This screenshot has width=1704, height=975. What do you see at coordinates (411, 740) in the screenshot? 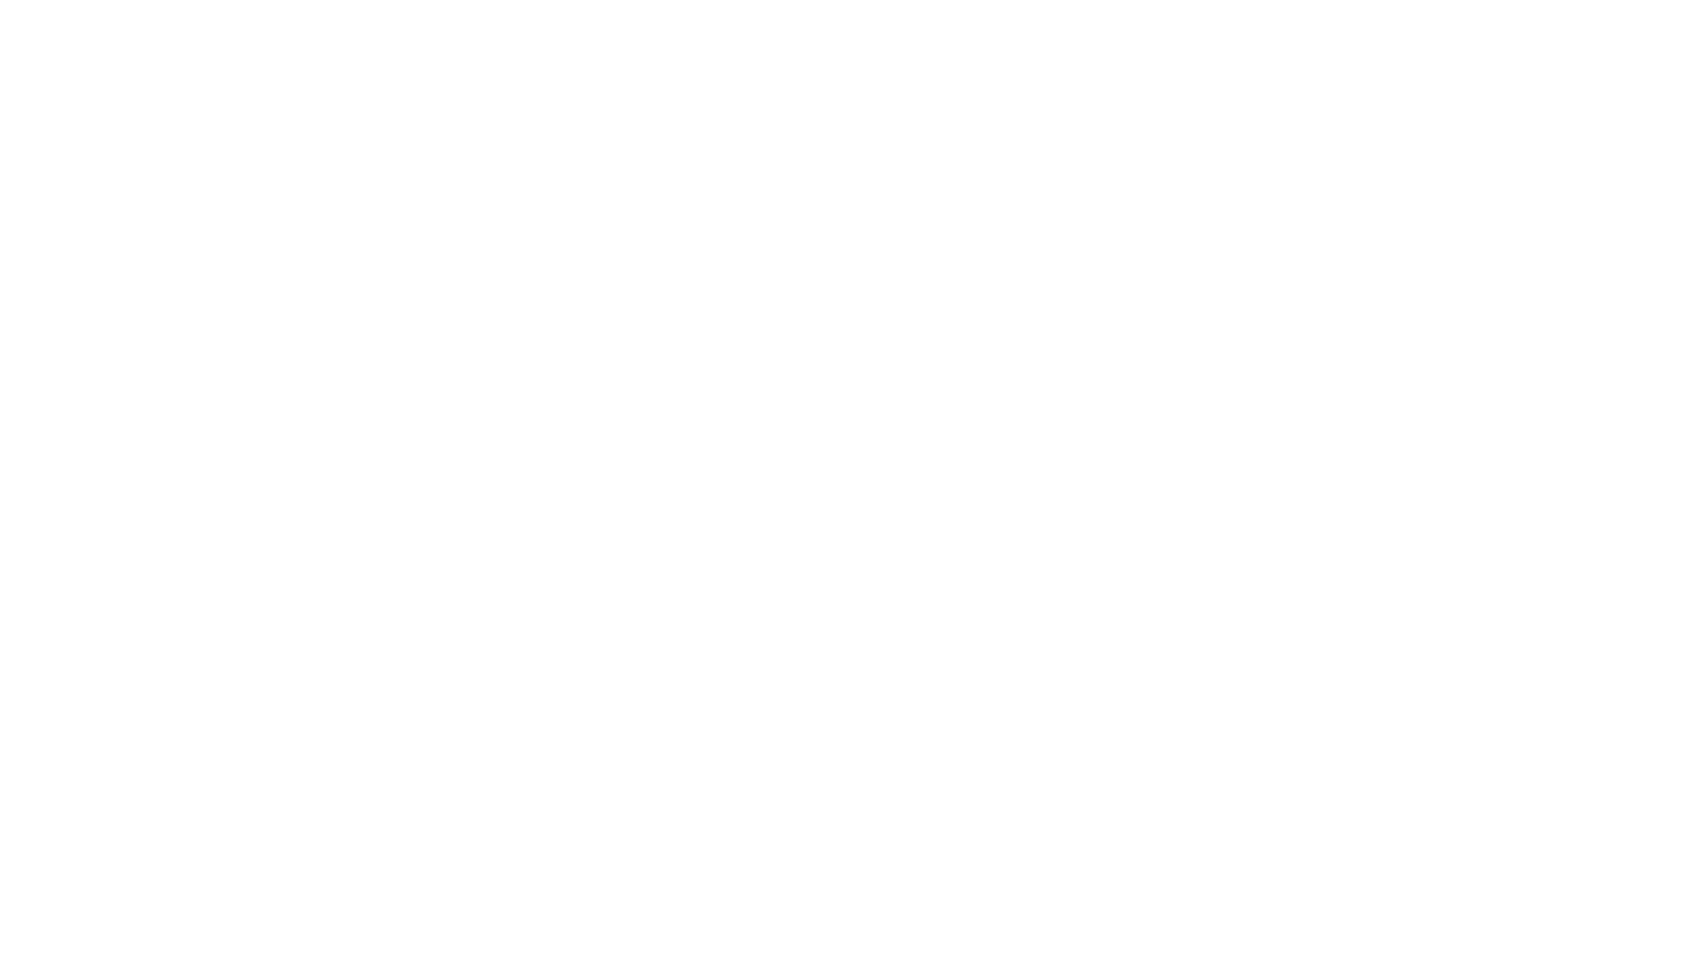
I see `'Leadership Opportunities'` at bounding box center [411, 740].